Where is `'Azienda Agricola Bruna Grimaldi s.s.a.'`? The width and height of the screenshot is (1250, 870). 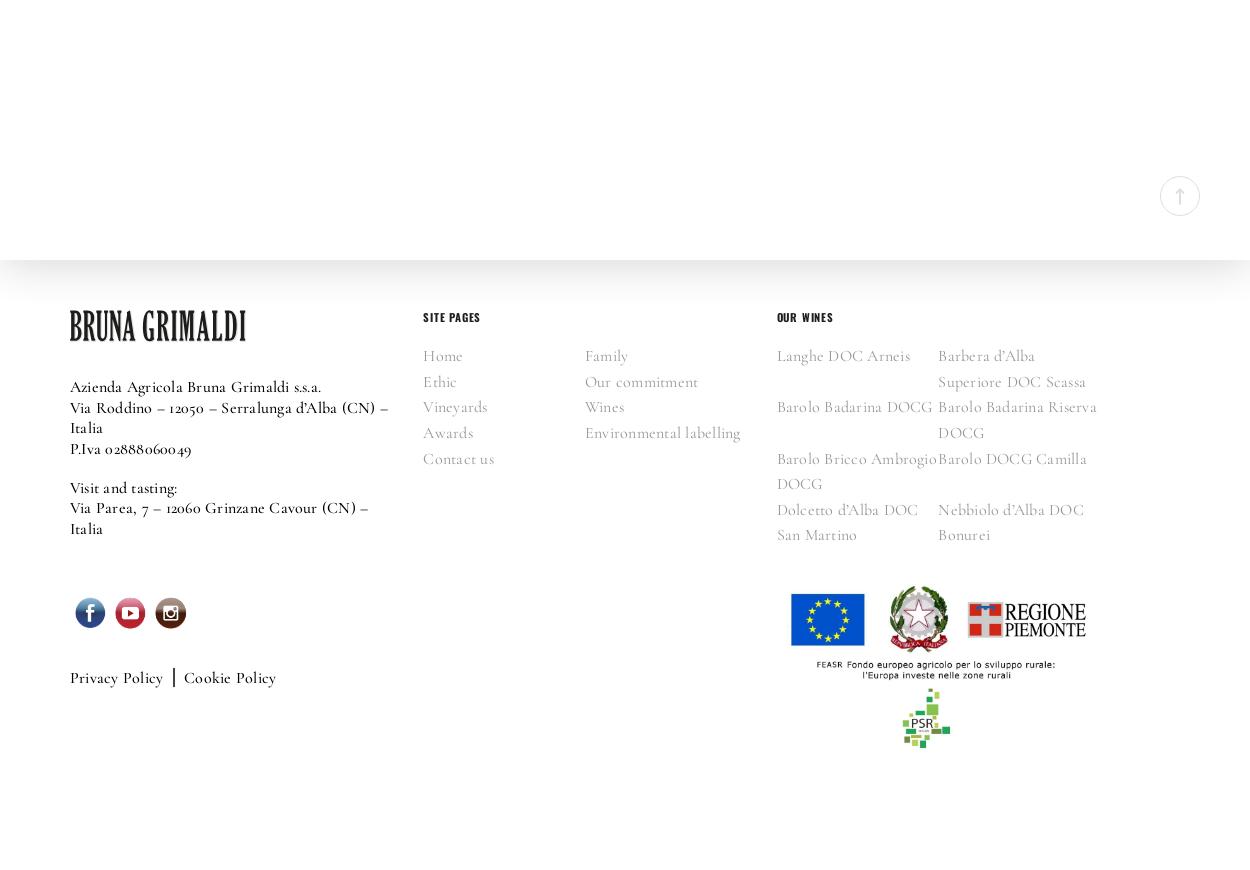
'Azienda Agricola Bruna Grimaldi s.s.a.' is located at coordinates (194, 386).